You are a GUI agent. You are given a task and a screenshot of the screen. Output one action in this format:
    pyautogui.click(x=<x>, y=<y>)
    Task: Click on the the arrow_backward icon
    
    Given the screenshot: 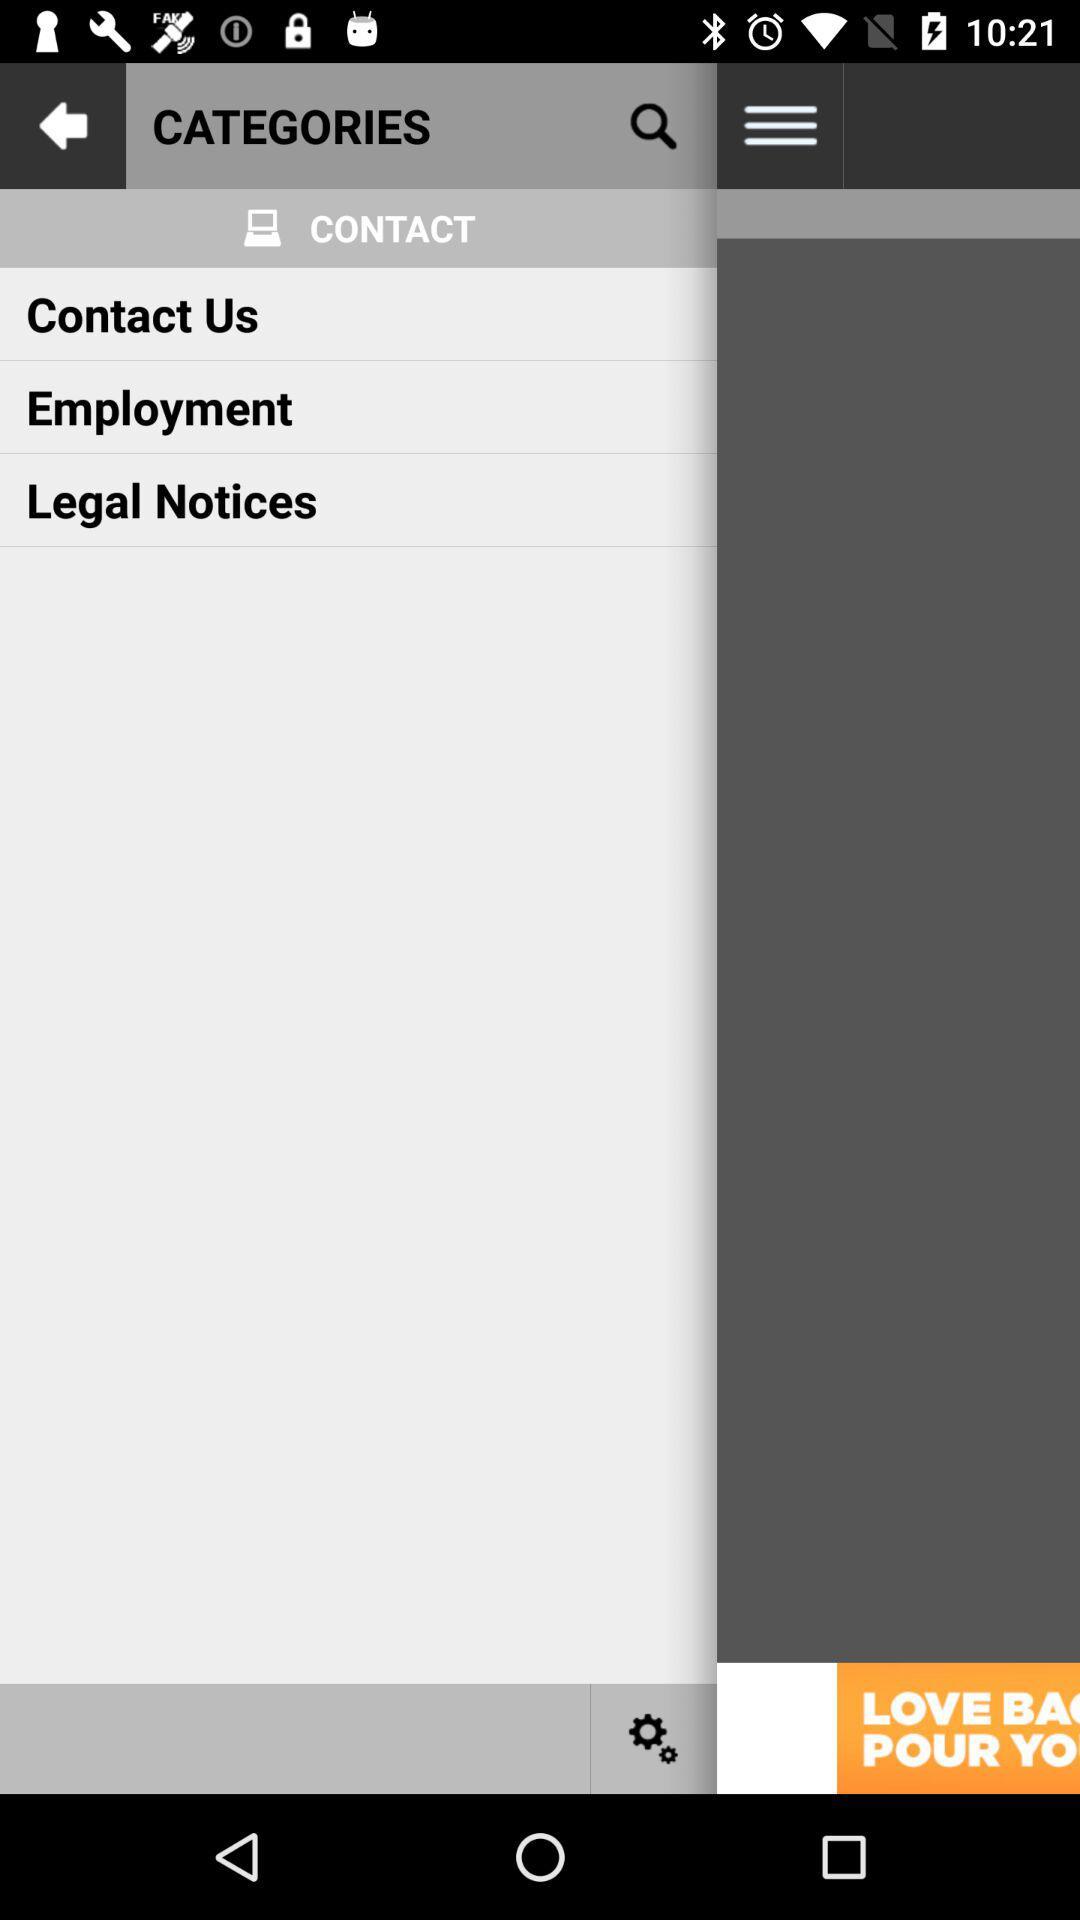 What is the action you would take?
    pyautogui.click(x=61, y=124)
    